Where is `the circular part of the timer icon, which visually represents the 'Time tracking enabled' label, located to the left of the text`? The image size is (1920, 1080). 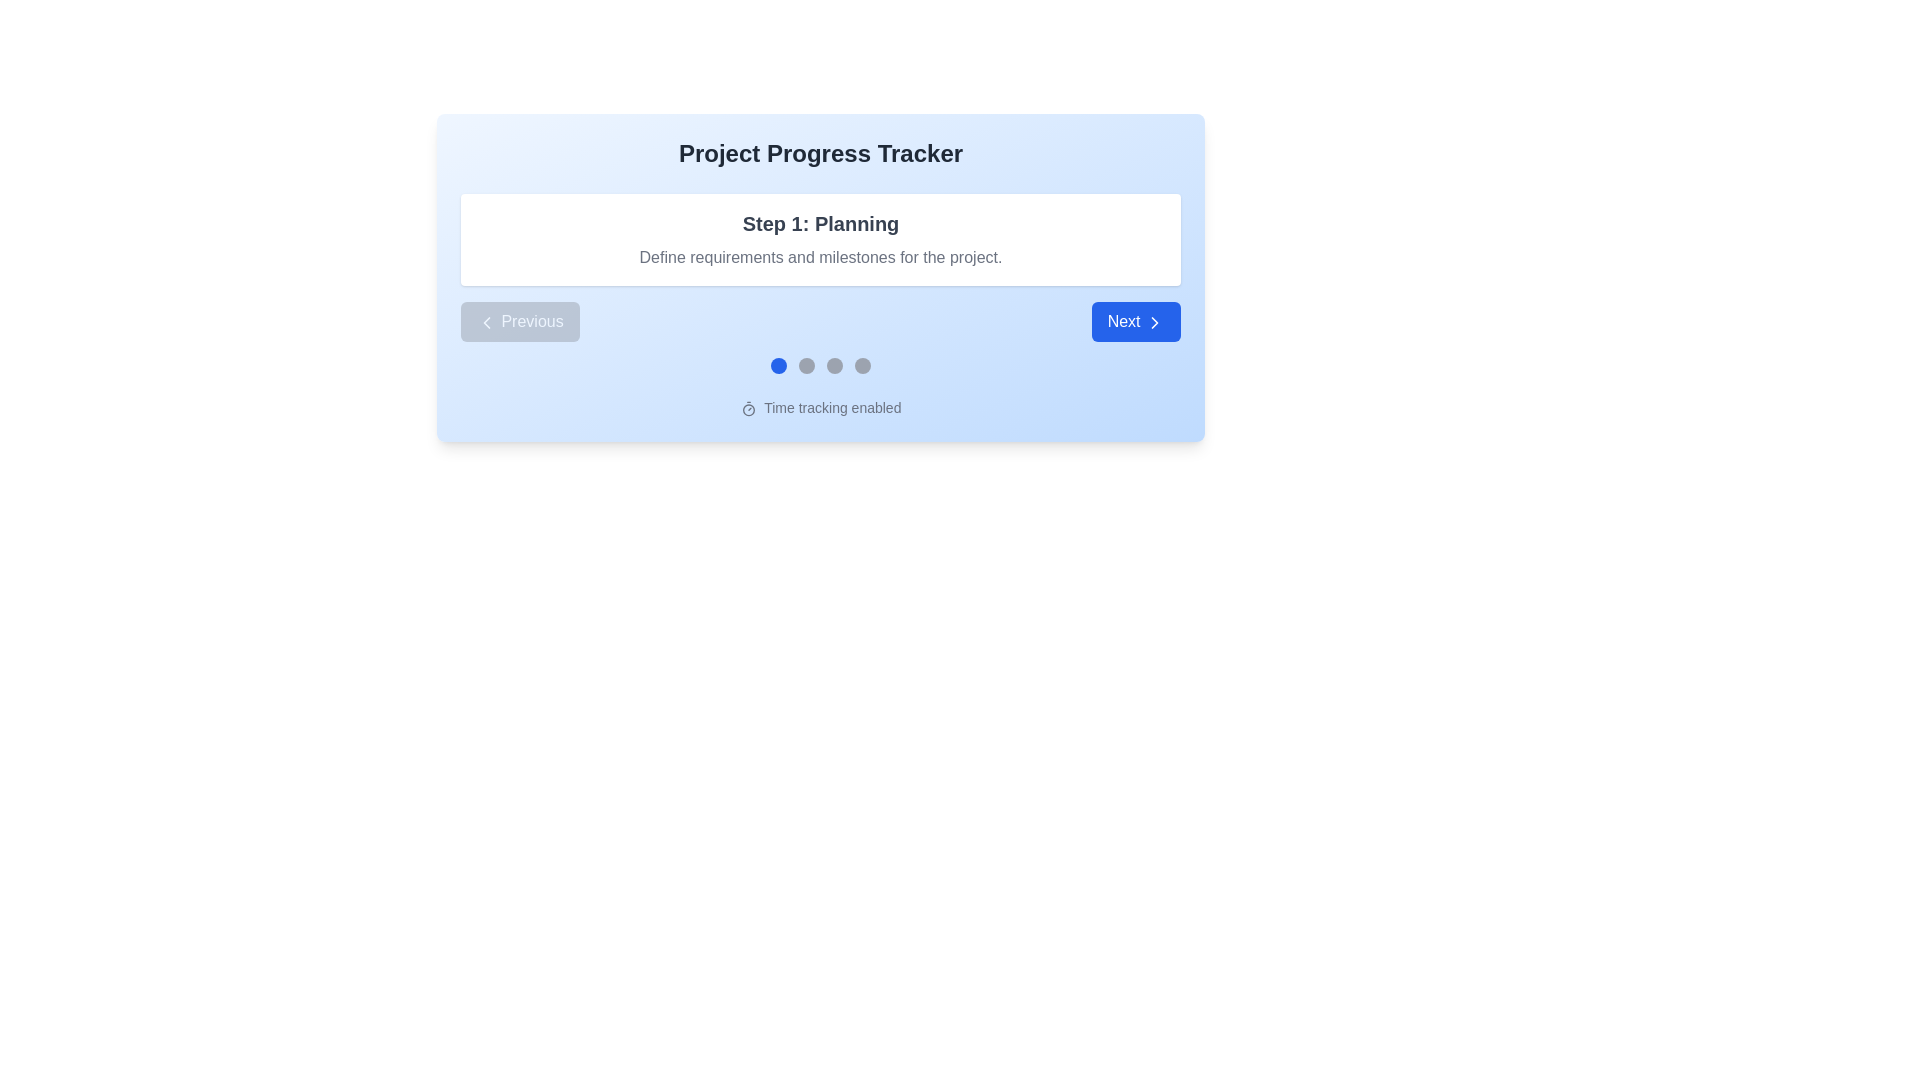 the circular part of the timer icon, which visually represents the 'Time tracking enabled' label, located to the left of the text is located at coordinates (747, 409).